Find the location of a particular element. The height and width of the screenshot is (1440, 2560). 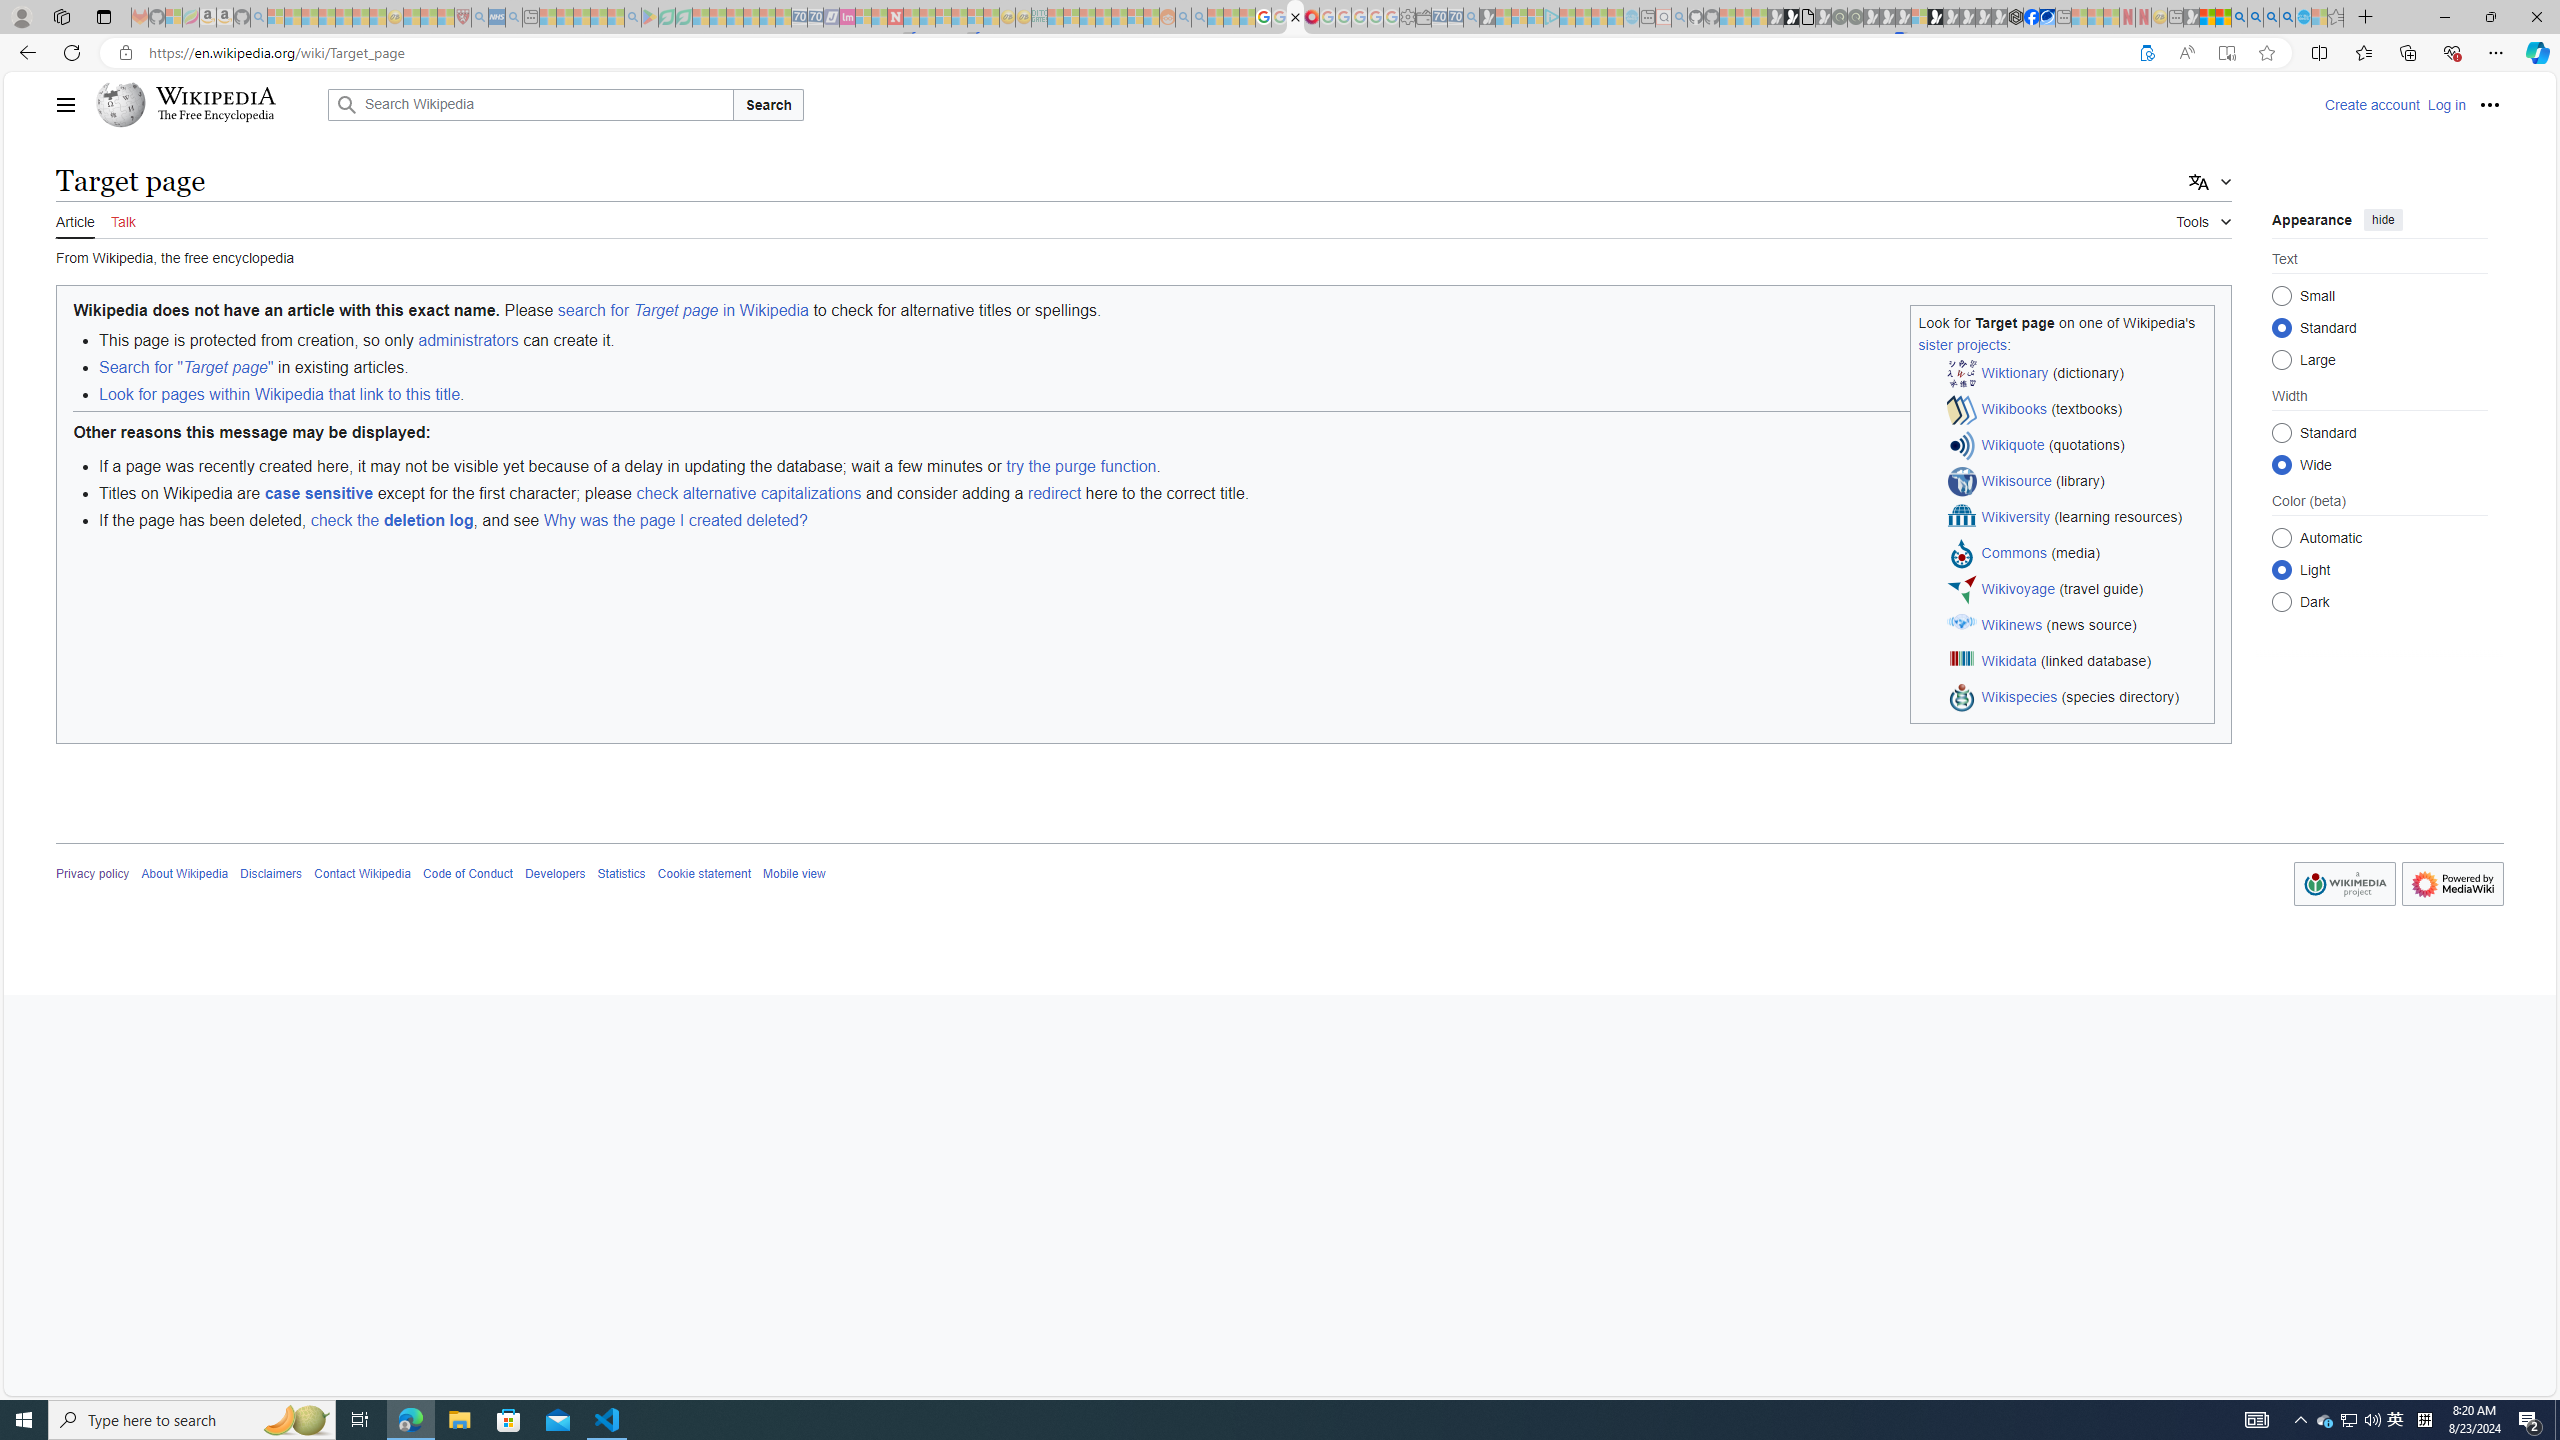

'Personal tools' is located at coordinates (2488, 104).